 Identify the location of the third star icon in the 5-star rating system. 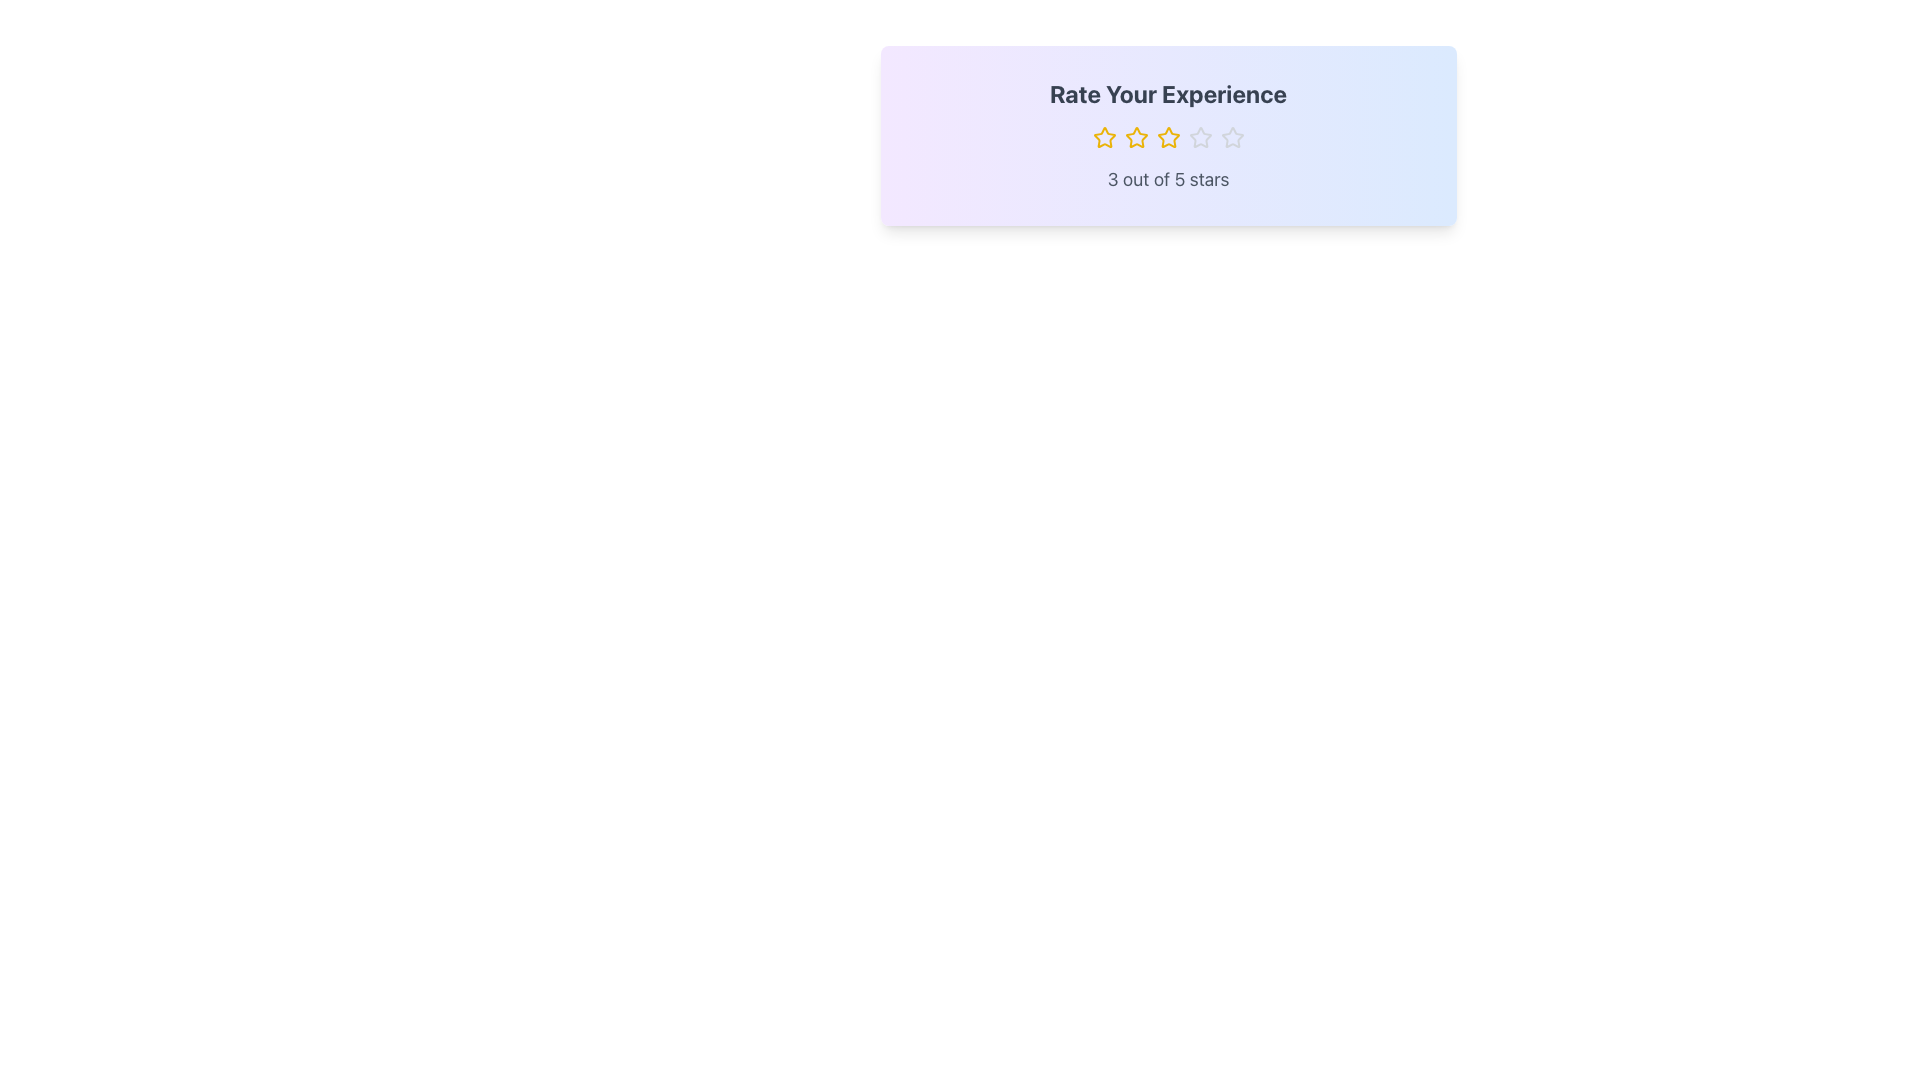
(1168, 137).